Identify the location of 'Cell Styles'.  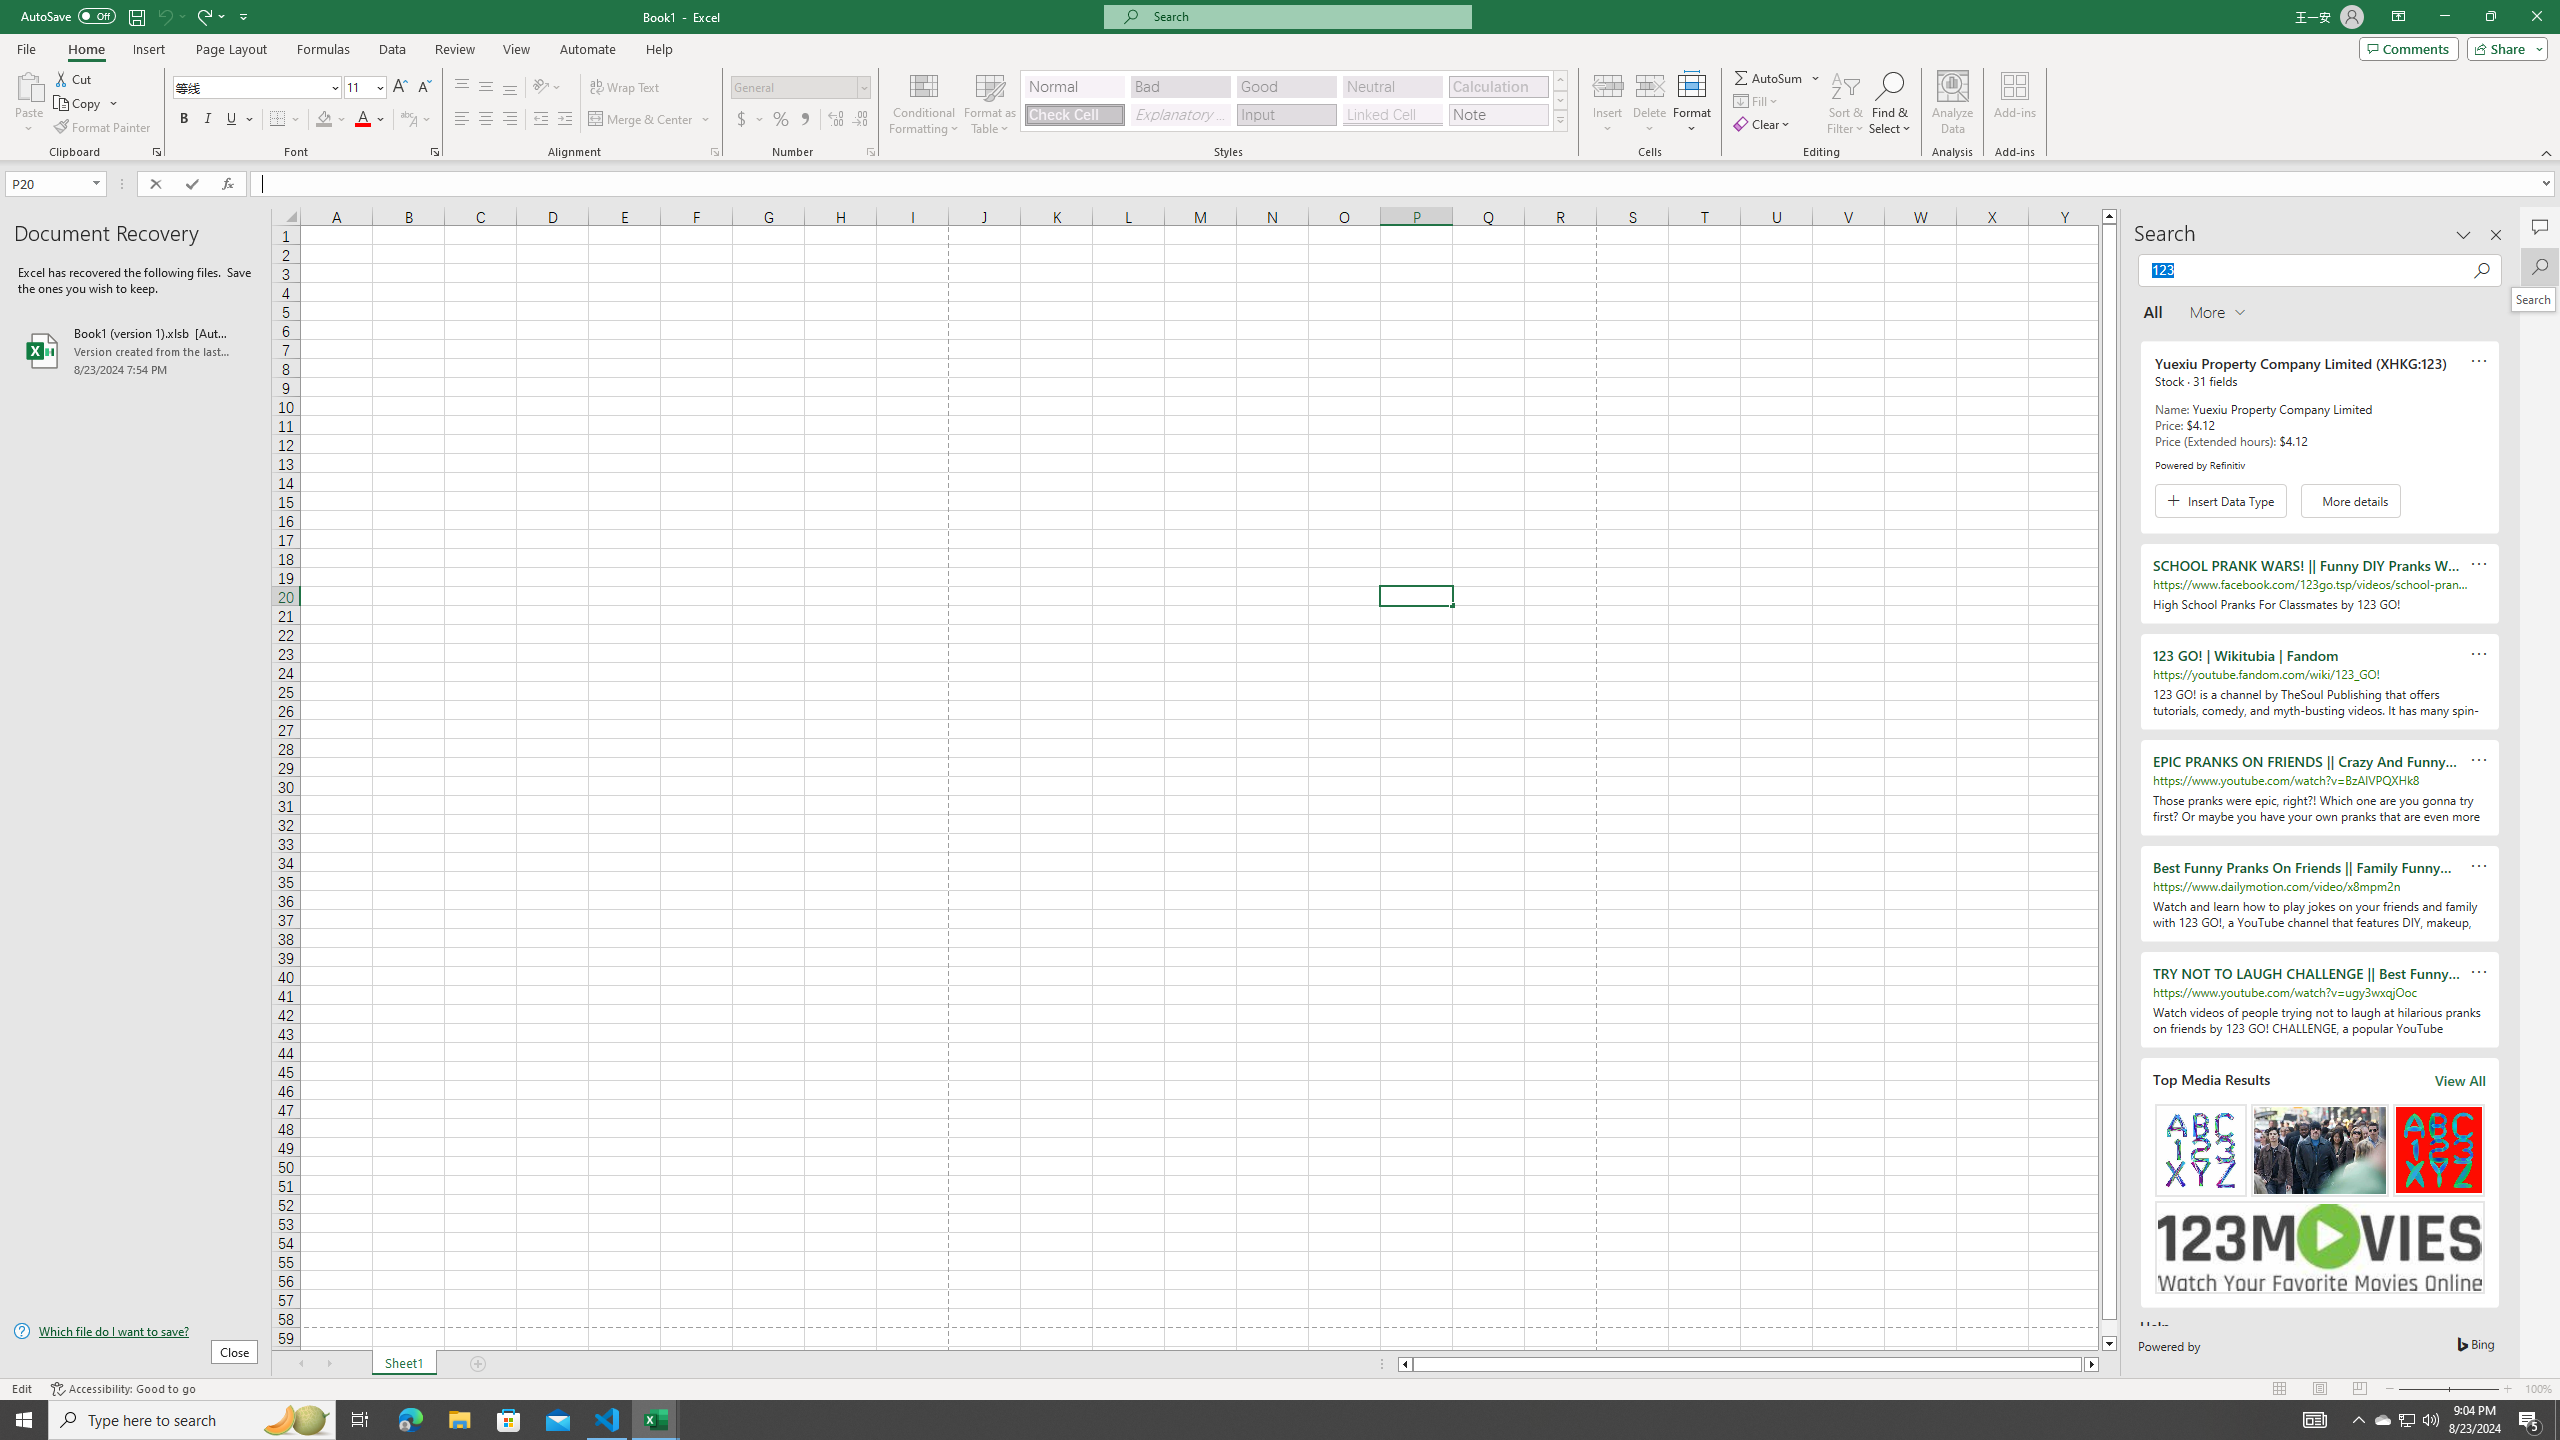
(1560, 119).